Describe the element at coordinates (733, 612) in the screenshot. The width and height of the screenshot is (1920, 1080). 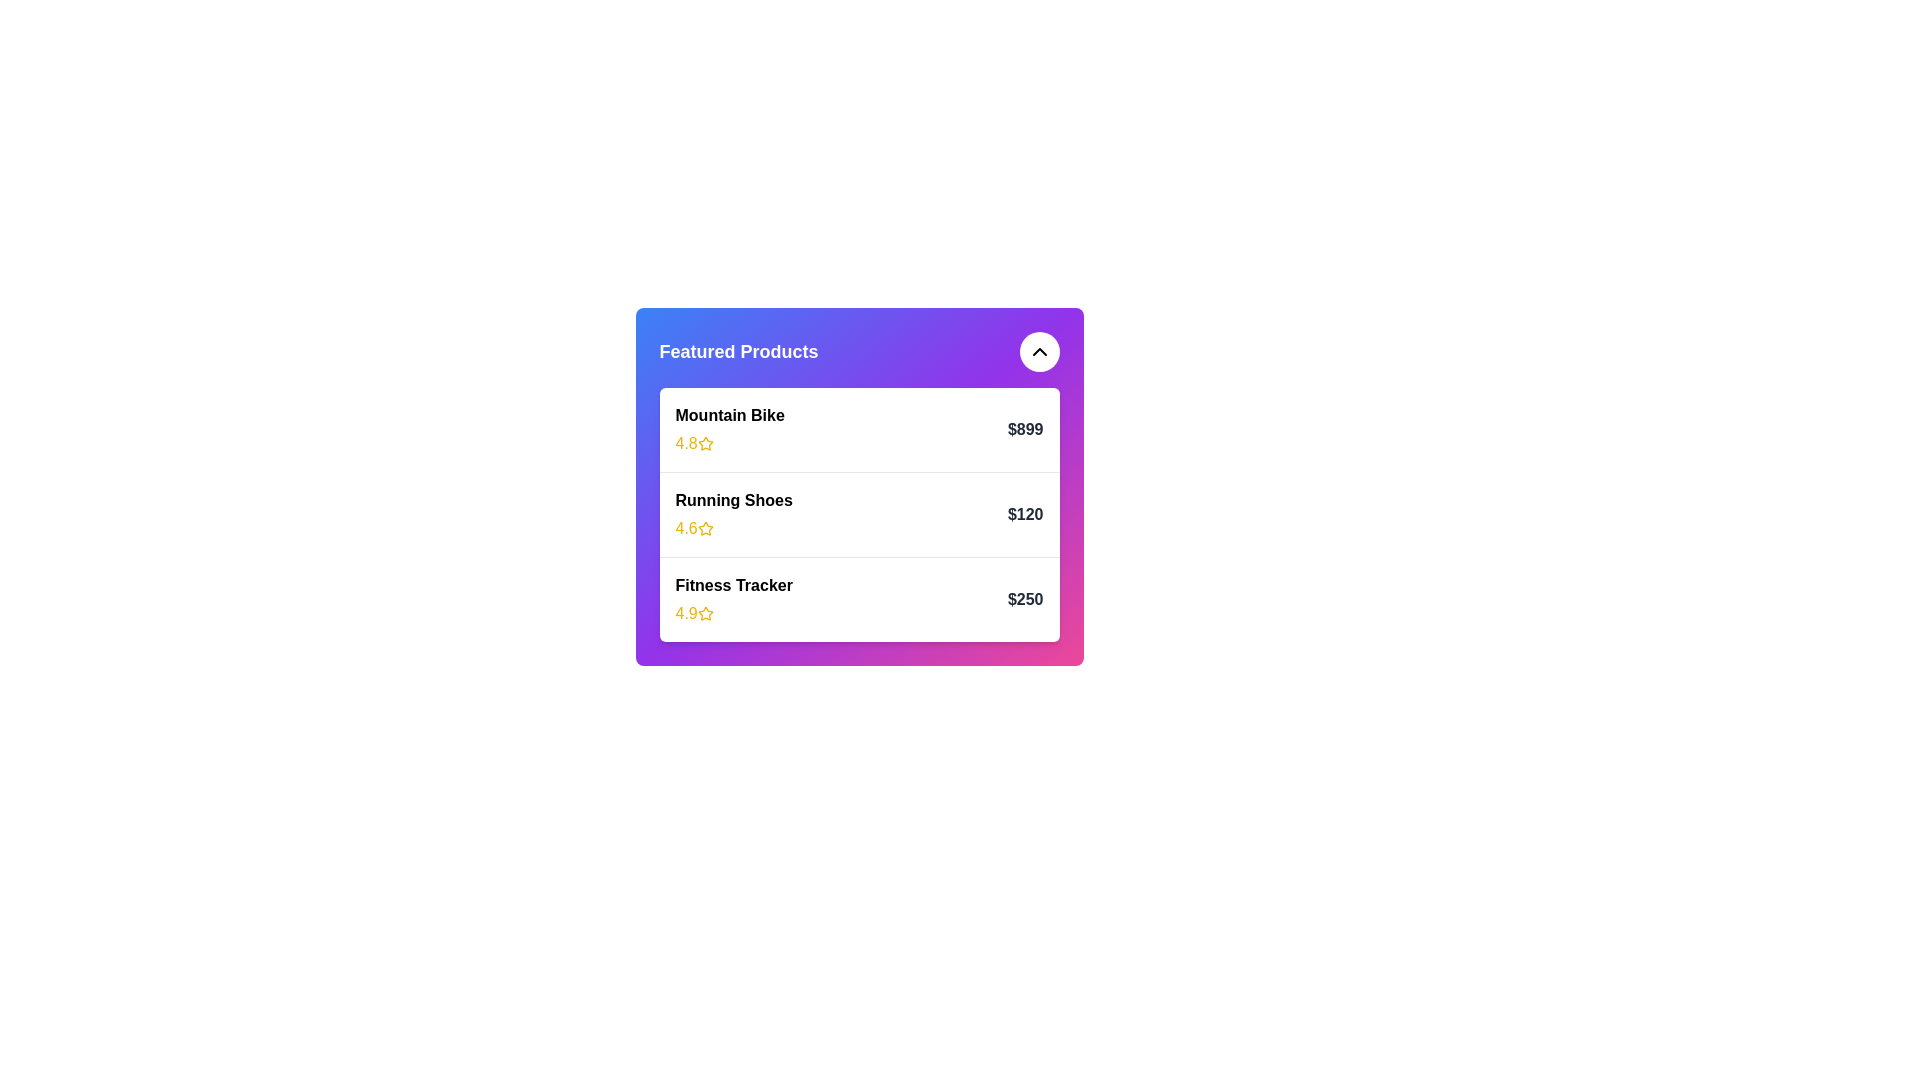
I see `the third rating element displaying the user or product rating for the 'Fitness Tracker' item, located under 'Featured Products' and to the left of the corresponding price` at that location.